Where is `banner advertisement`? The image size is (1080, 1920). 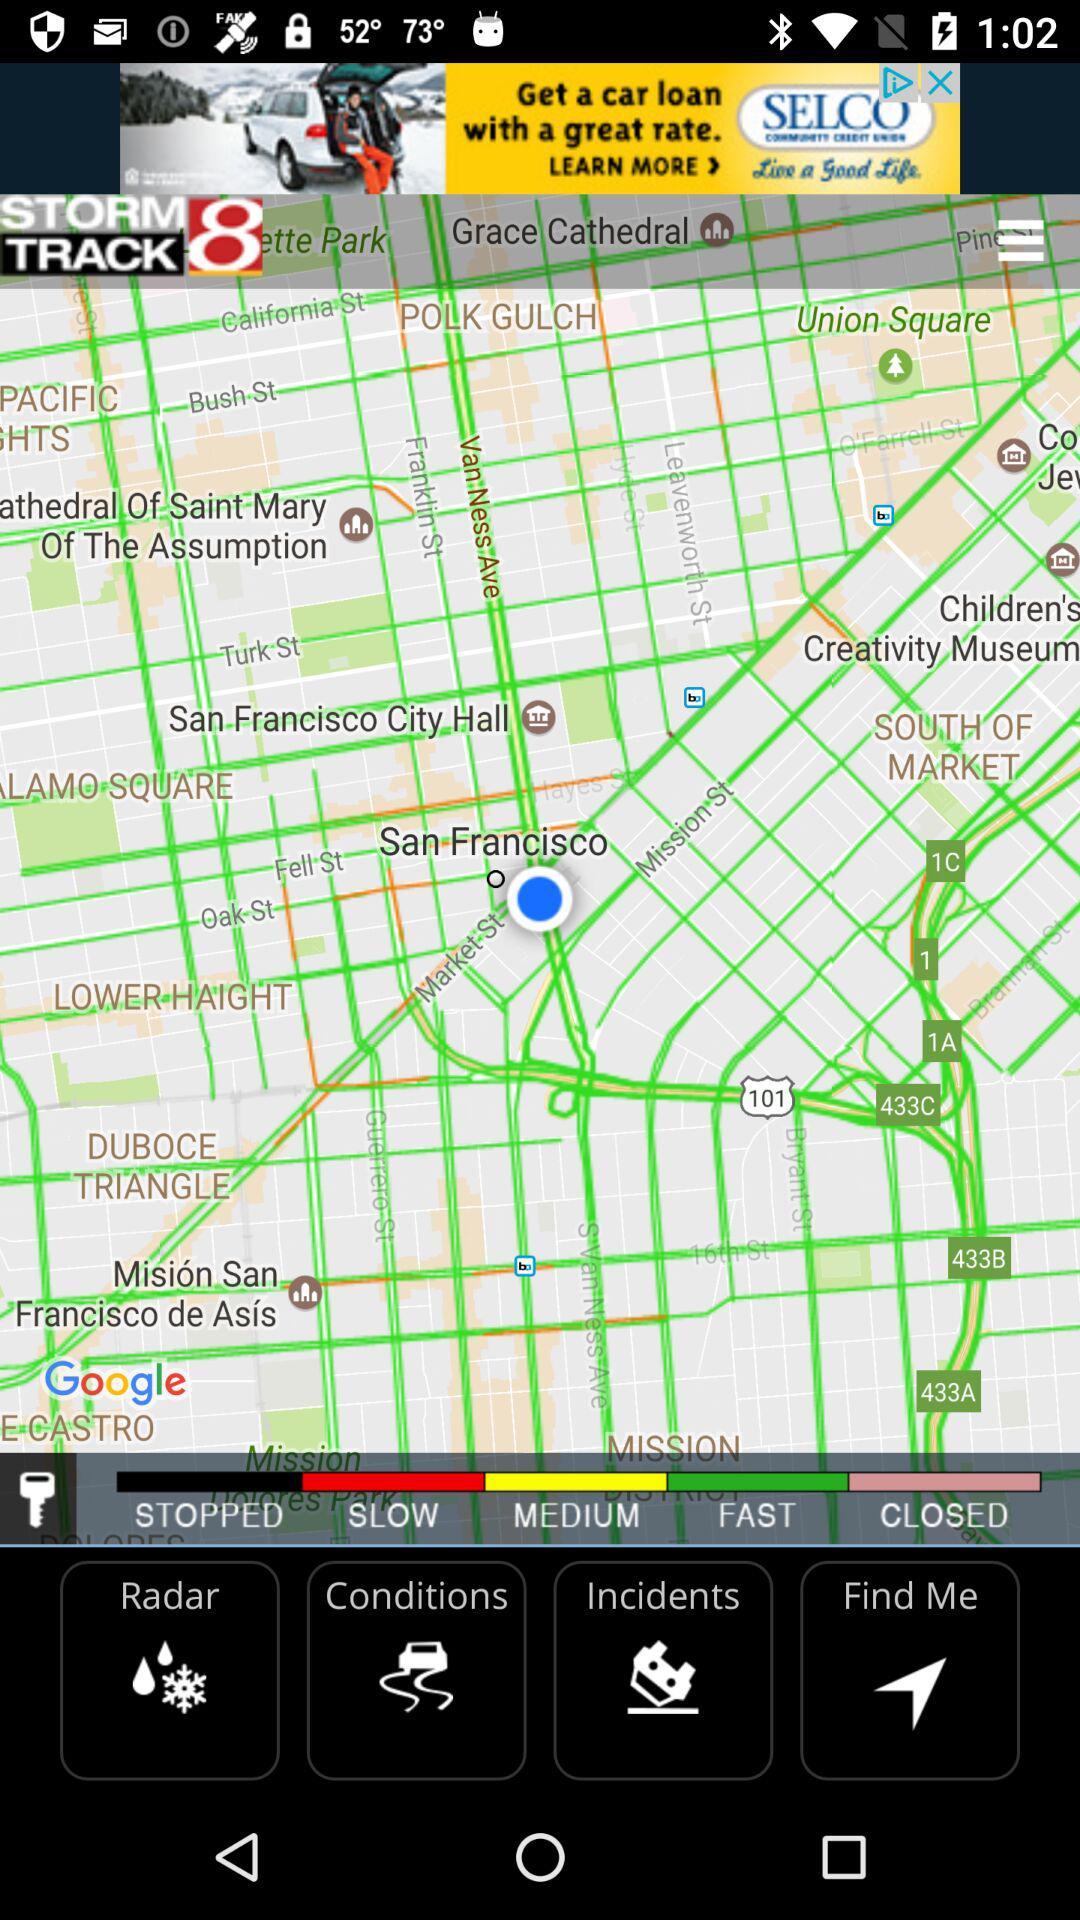 banner advertisement is located at coordinates (540, 127).